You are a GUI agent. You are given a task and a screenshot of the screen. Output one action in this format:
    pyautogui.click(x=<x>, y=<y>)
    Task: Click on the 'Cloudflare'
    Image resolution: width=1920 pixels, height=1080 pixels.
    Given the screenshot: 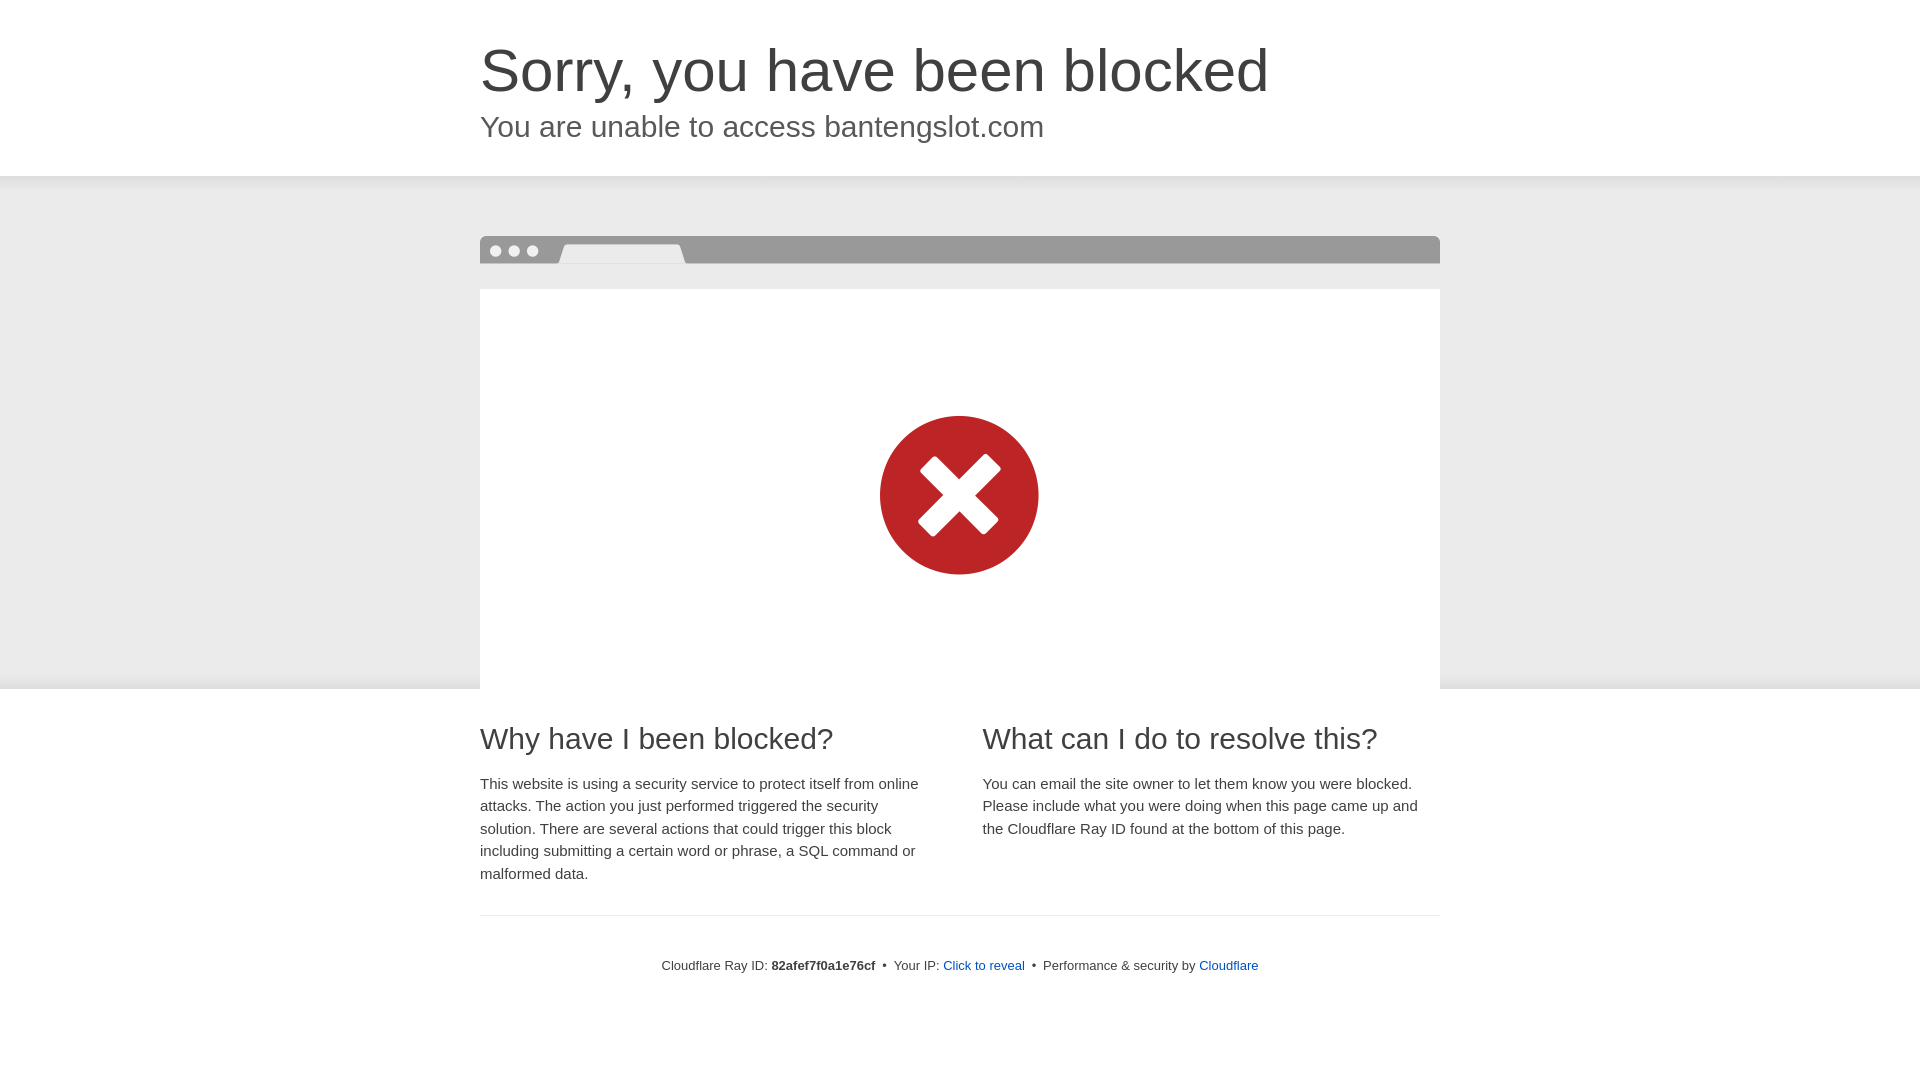 What is the action you would take?
    pyautogui.click(x=1227, y=964)
    